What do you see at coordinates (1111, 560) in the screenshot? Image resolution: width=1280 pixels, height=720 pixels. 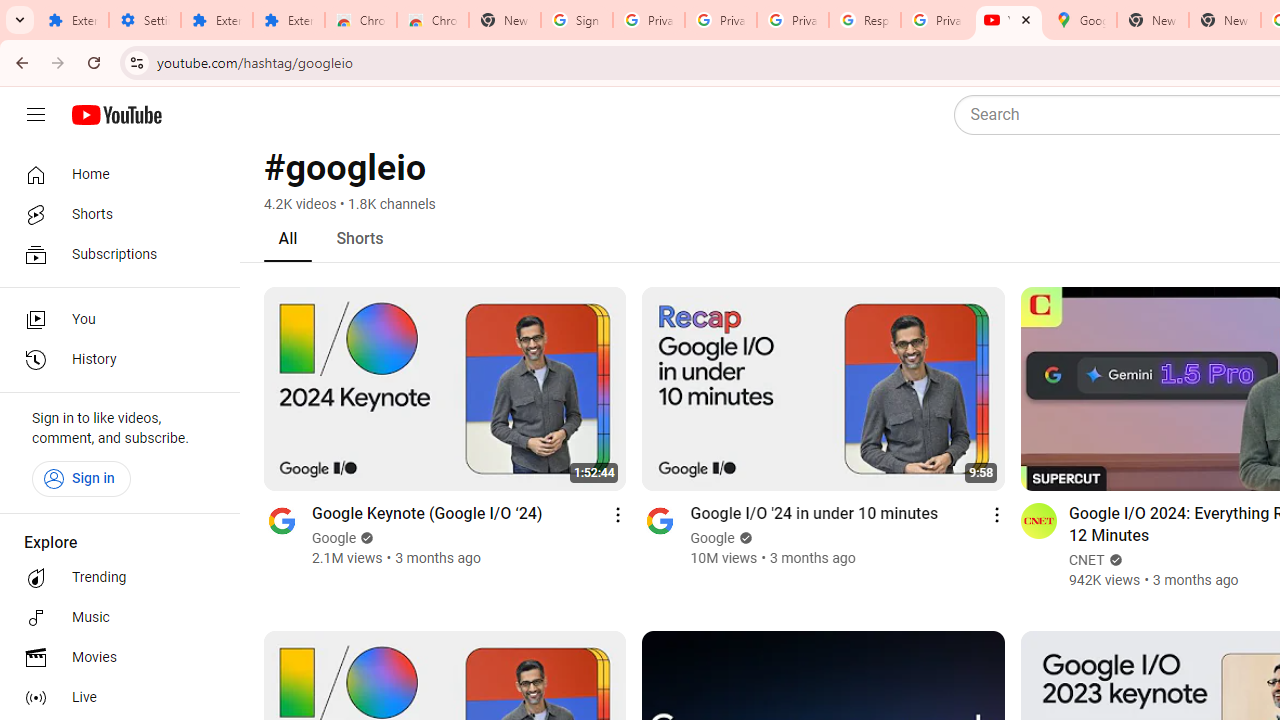 I see `'Verified'` at bounding box center [1111, 560].